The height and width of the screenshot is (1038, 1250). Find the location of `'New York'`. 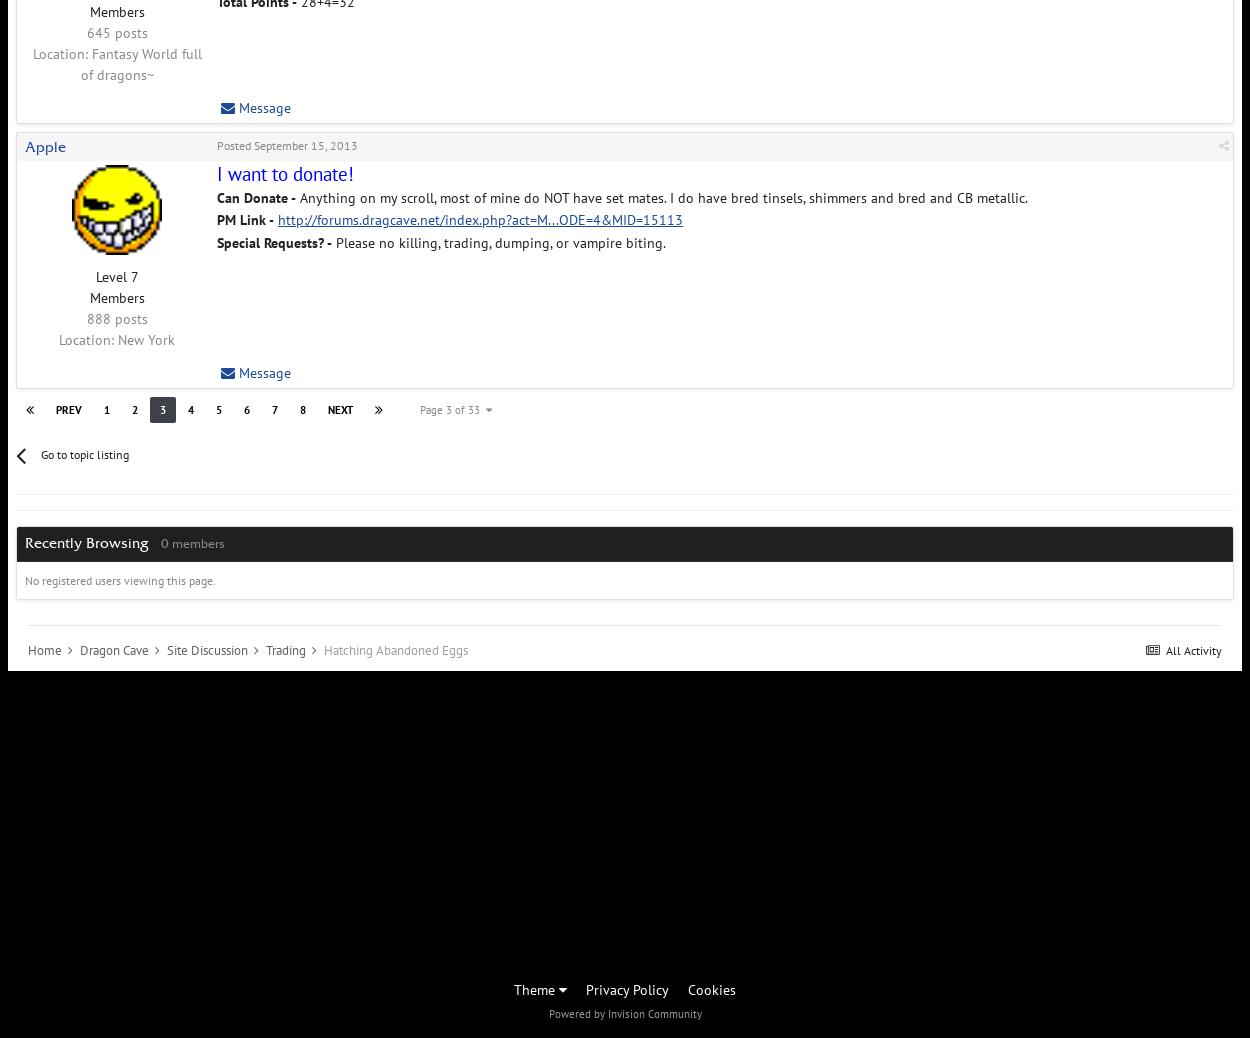

'New York' is located at coordinates (117, 339).